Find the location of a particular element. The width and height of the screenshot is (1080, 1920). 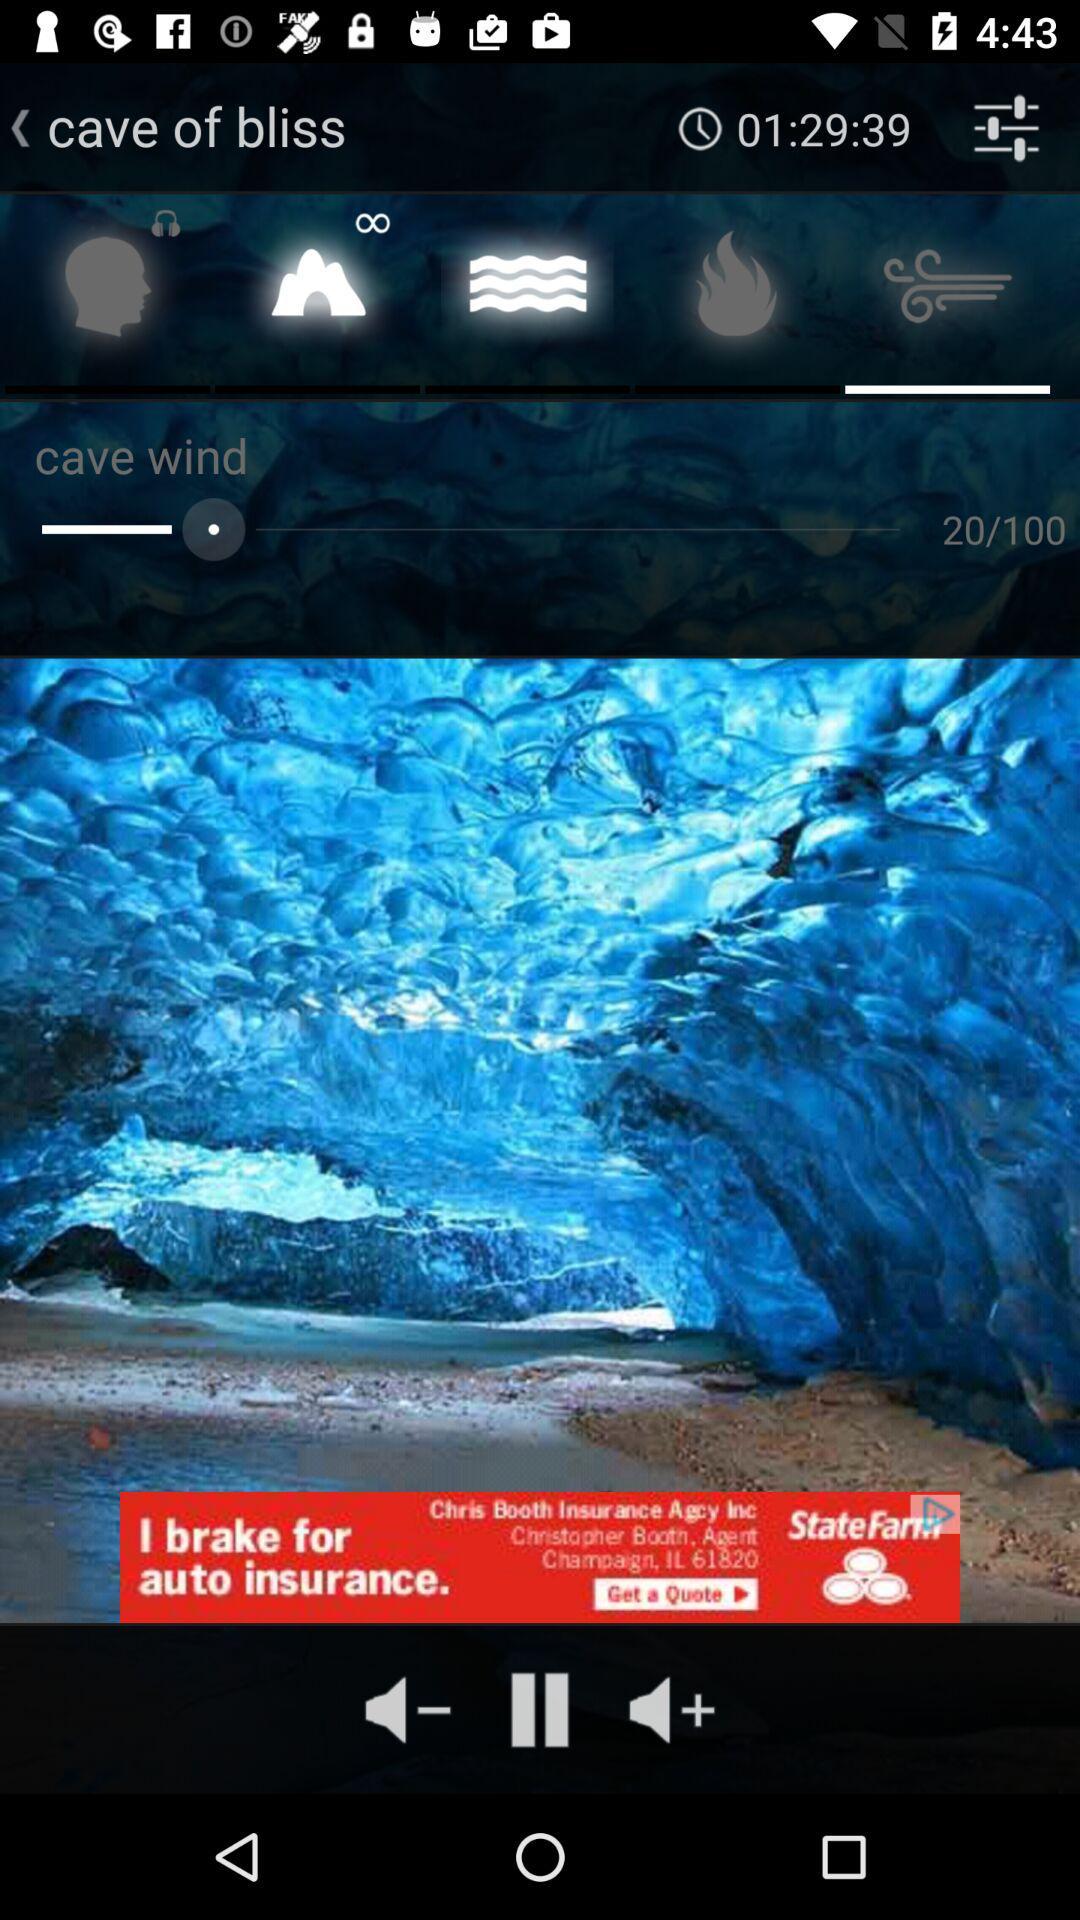

menu is located at coordinates (946, 291).